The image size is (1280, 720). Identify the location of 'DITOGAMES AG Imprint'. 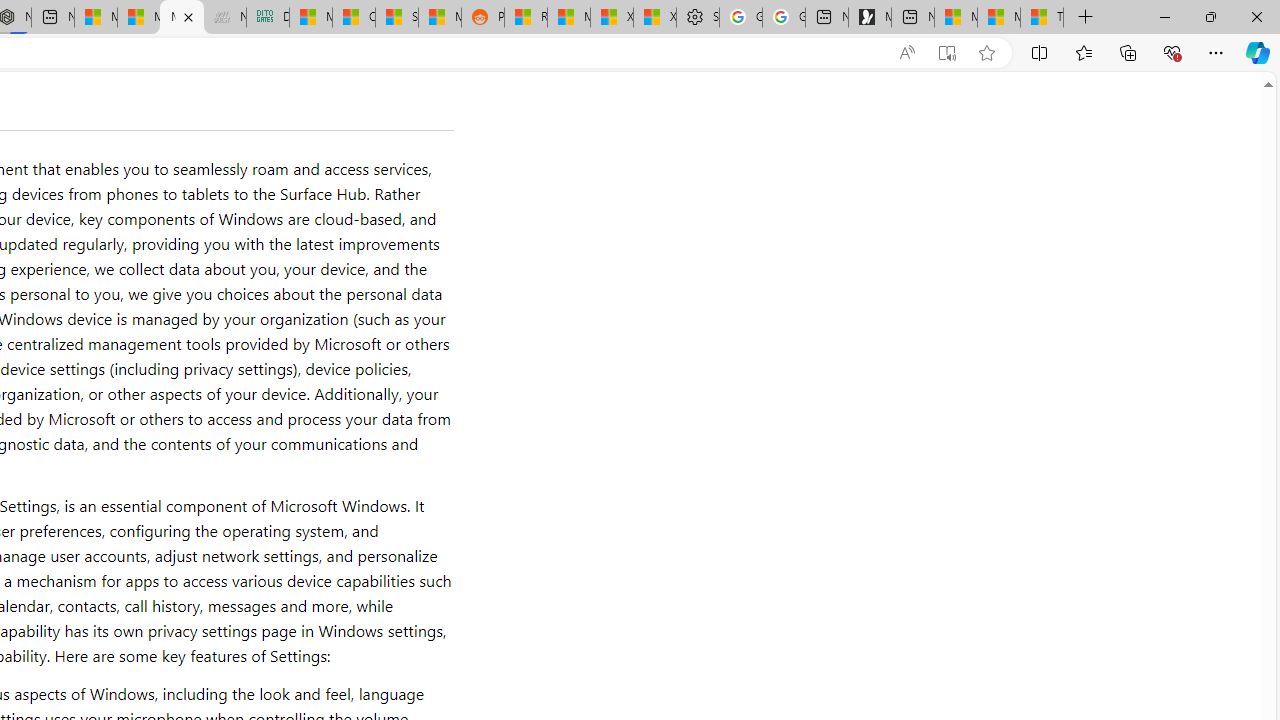
(267, 17).